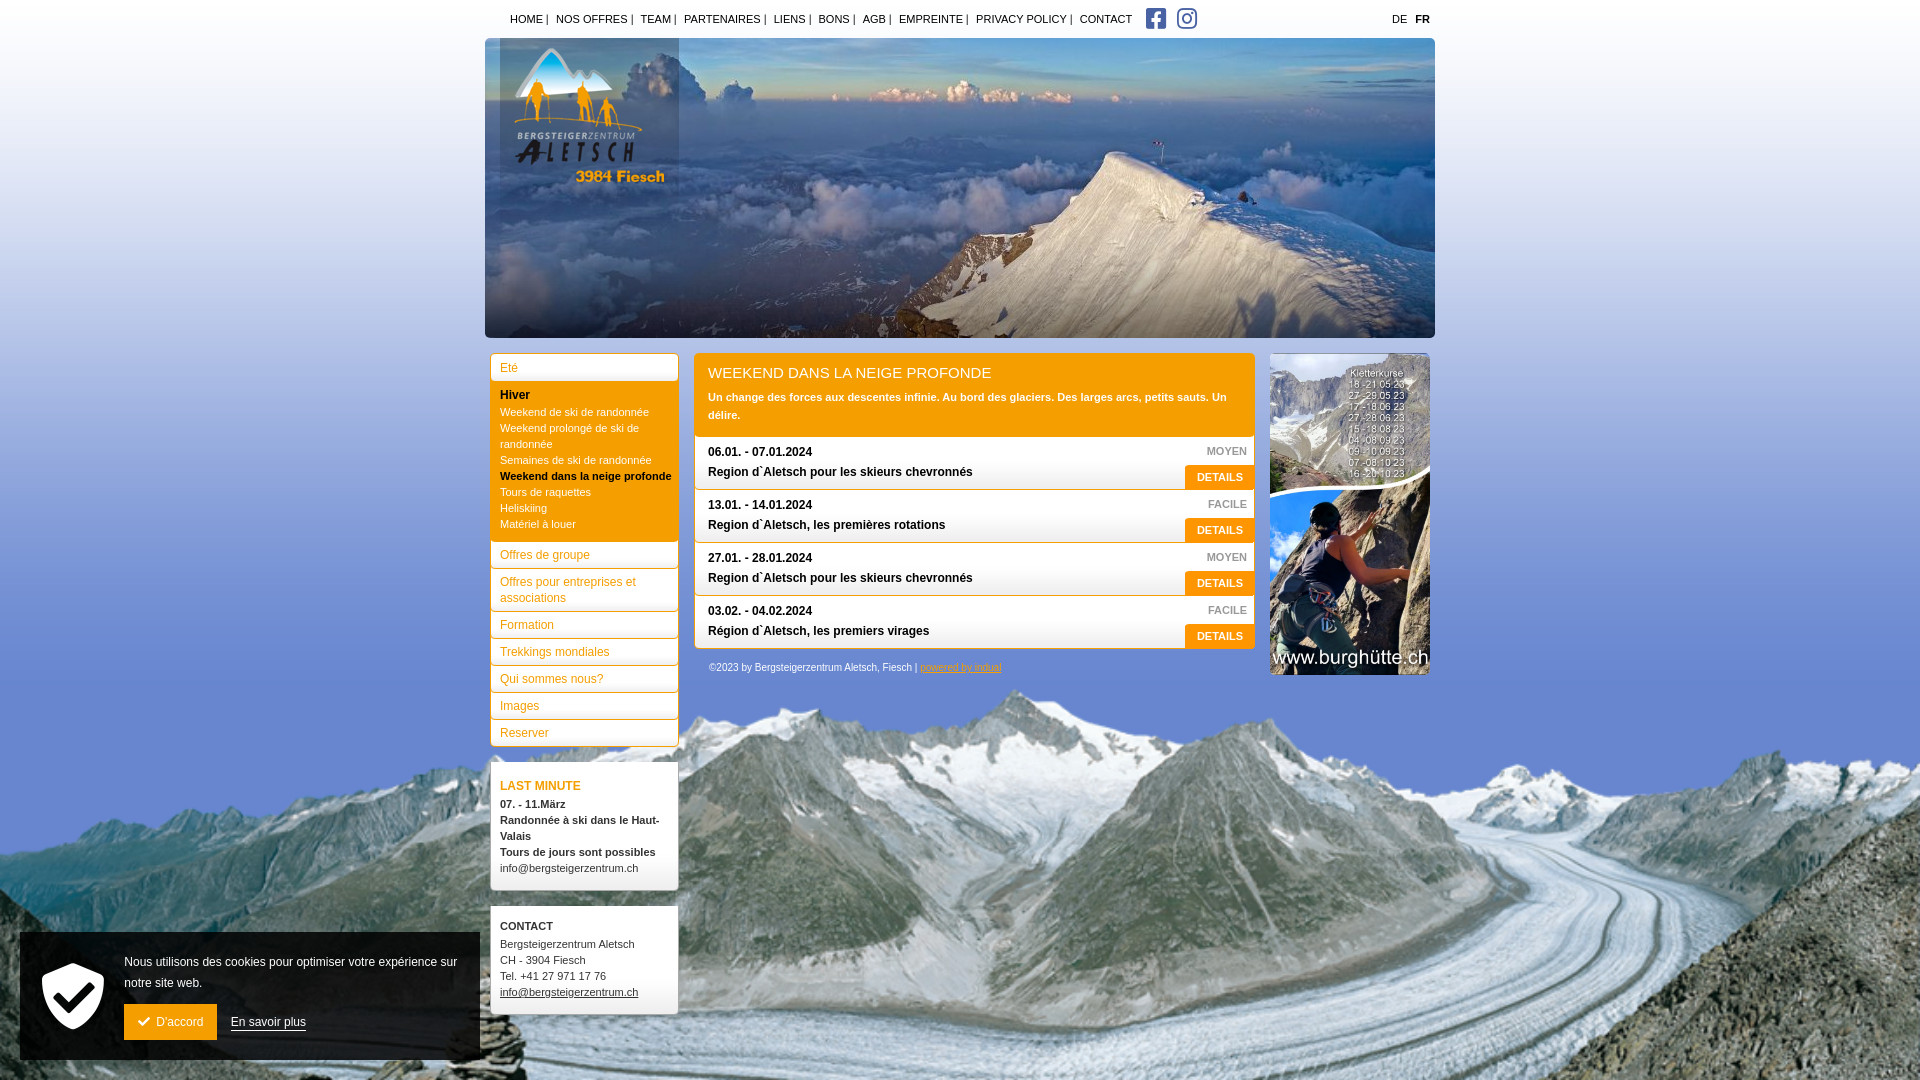 The height and width of the screenshot is (1080, 1920). I want to click on 'Offres de groupe', so click(583, 550).